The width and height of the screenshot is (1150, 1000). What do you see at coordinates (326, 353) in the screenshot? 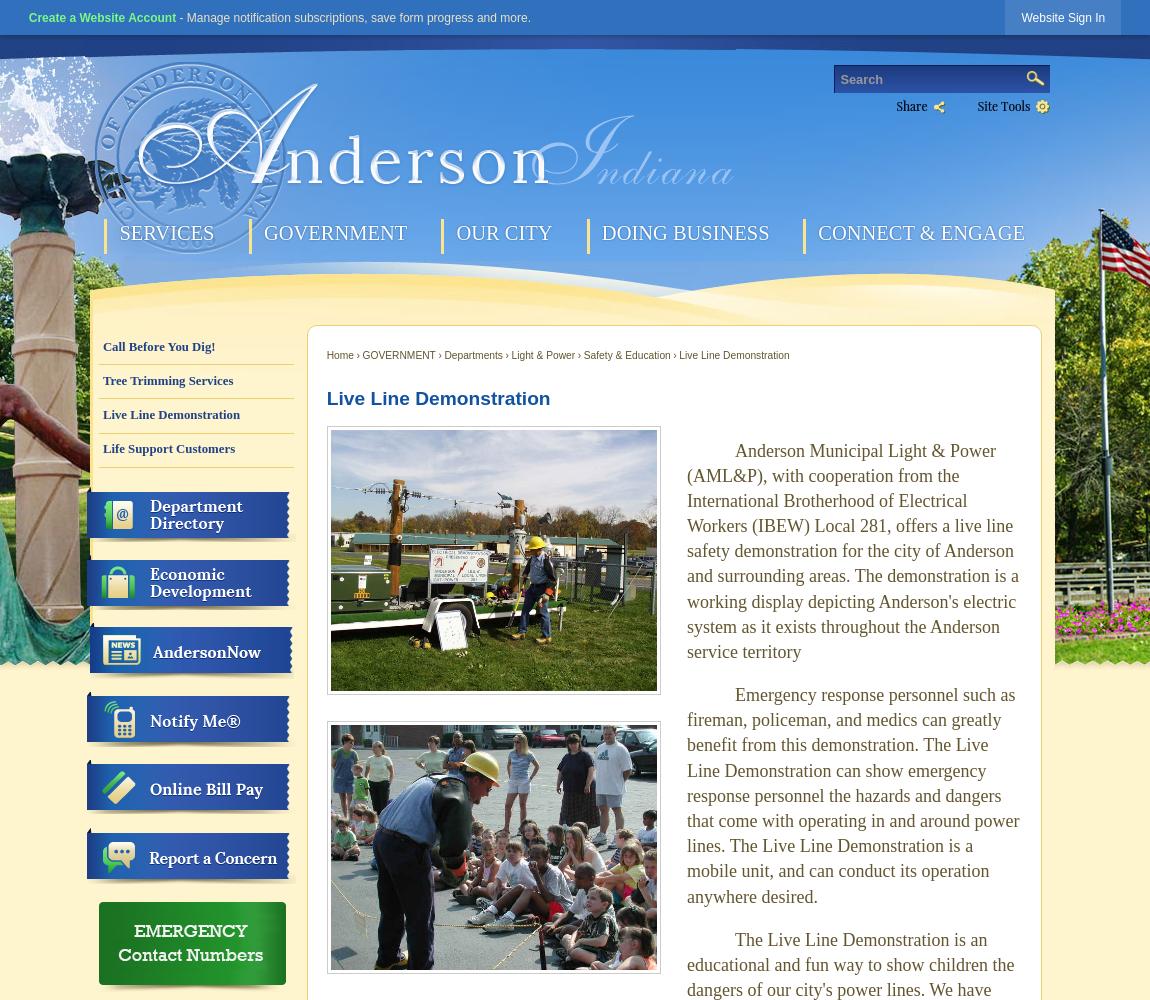
I see `'Home'` at bounding box center [326, 353].